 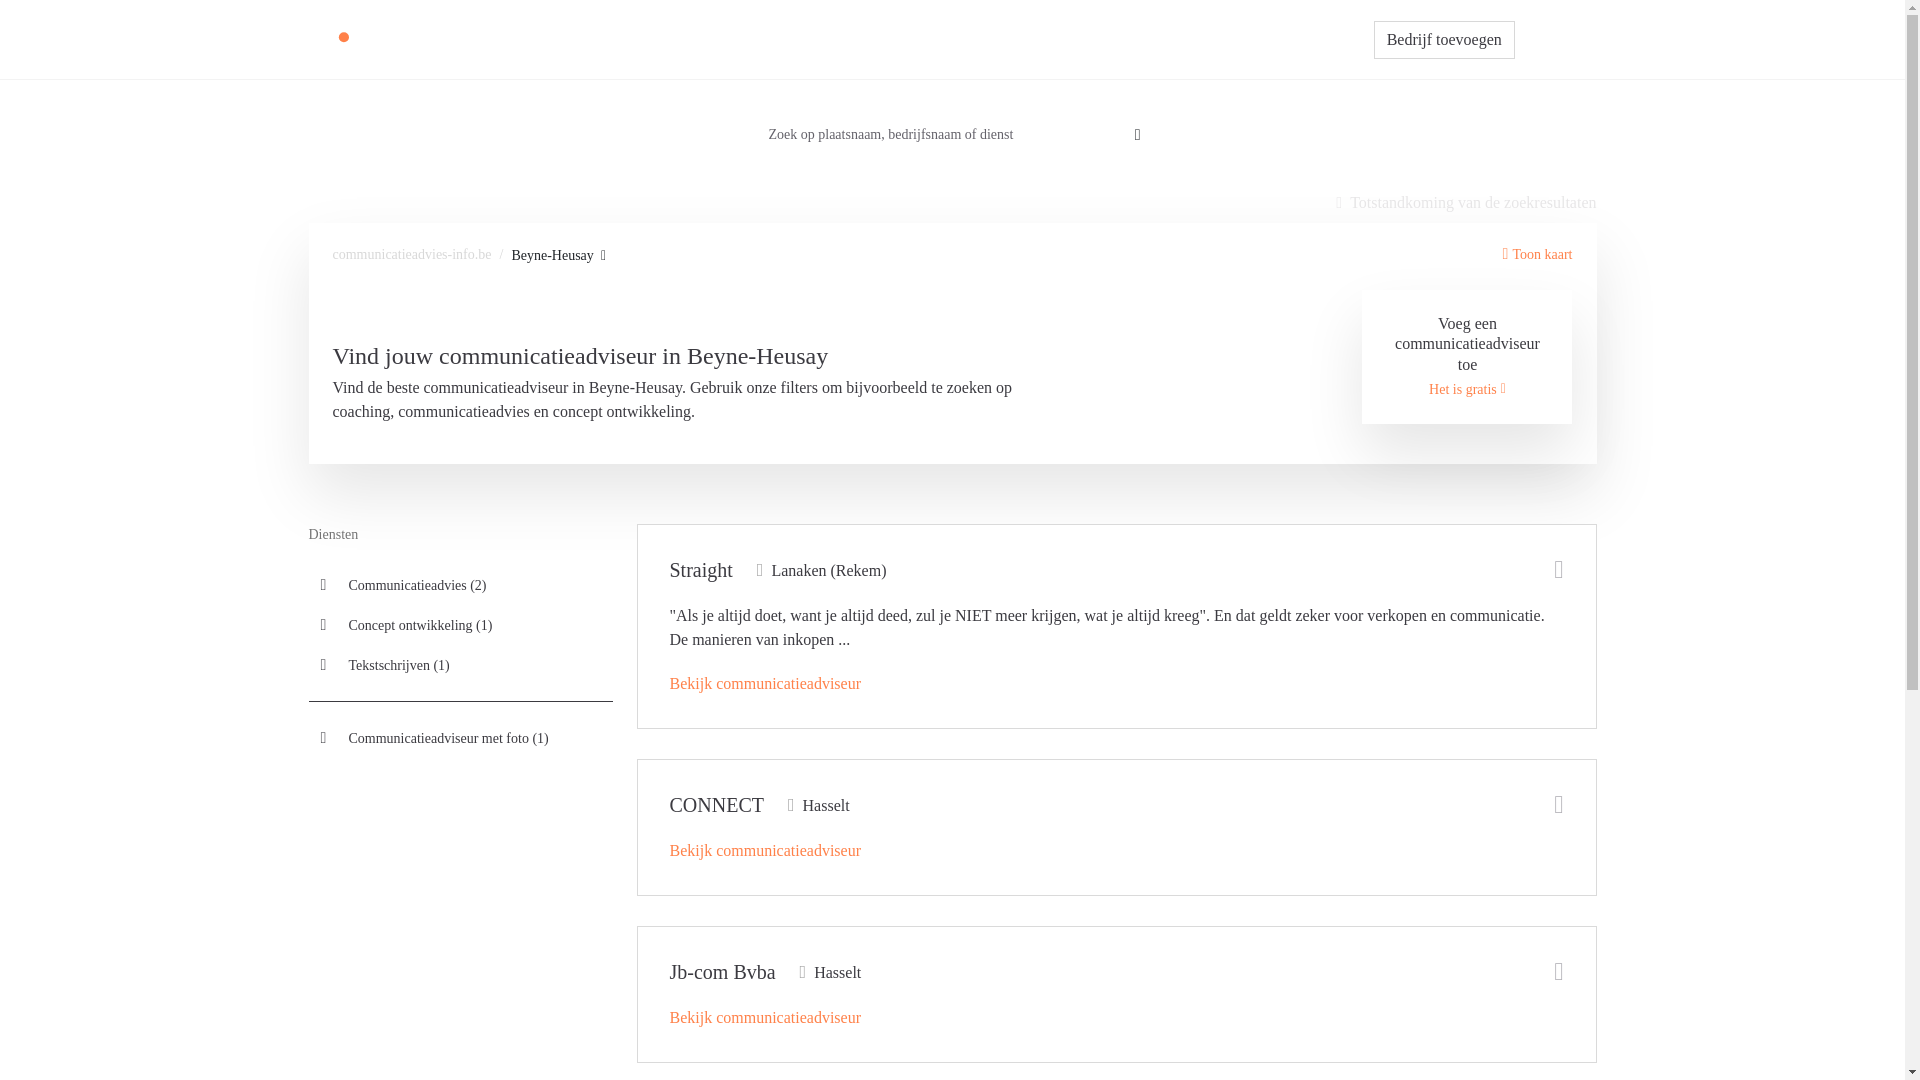 I want to click on 'Jb-com Bvba', so click(x=722, y=971).